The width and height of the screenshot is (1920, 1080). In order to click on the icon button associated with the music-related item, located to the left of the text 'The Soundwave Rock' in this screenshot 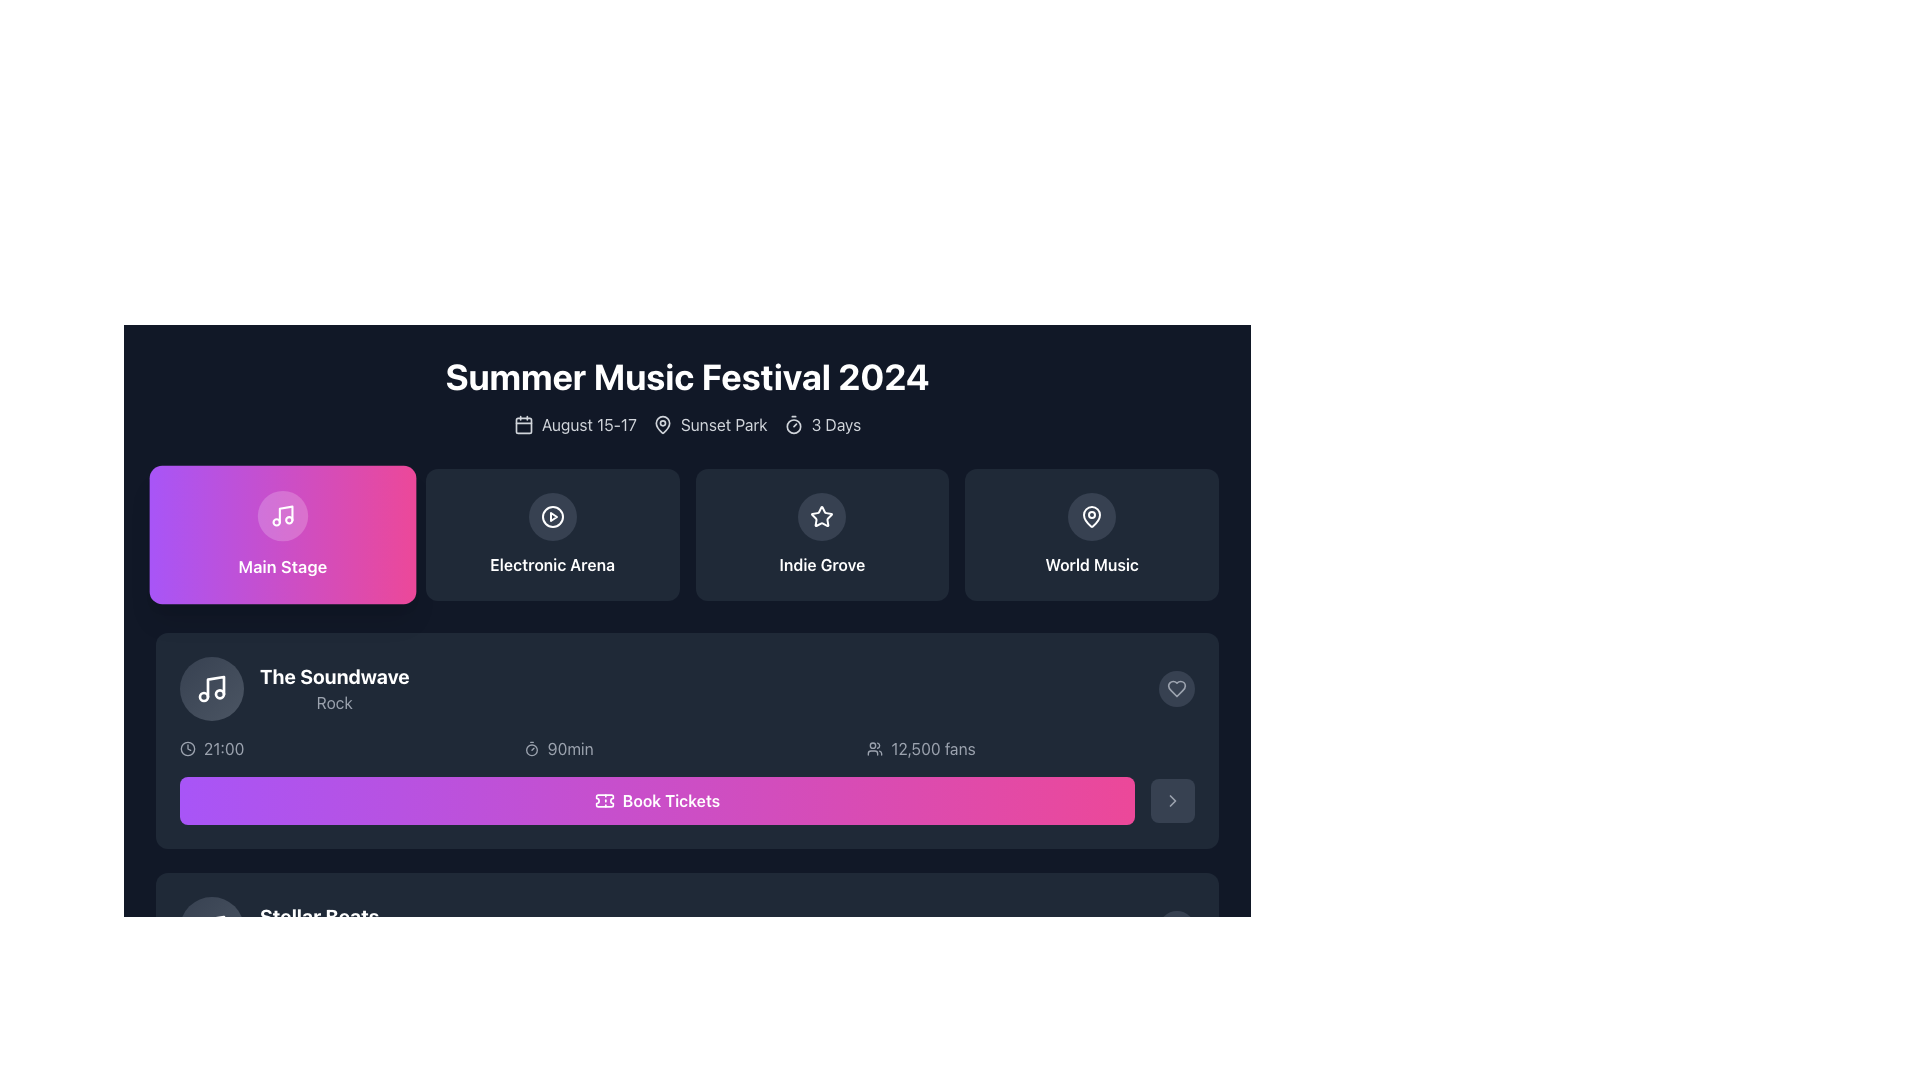, I will do `click(211, 688)`.